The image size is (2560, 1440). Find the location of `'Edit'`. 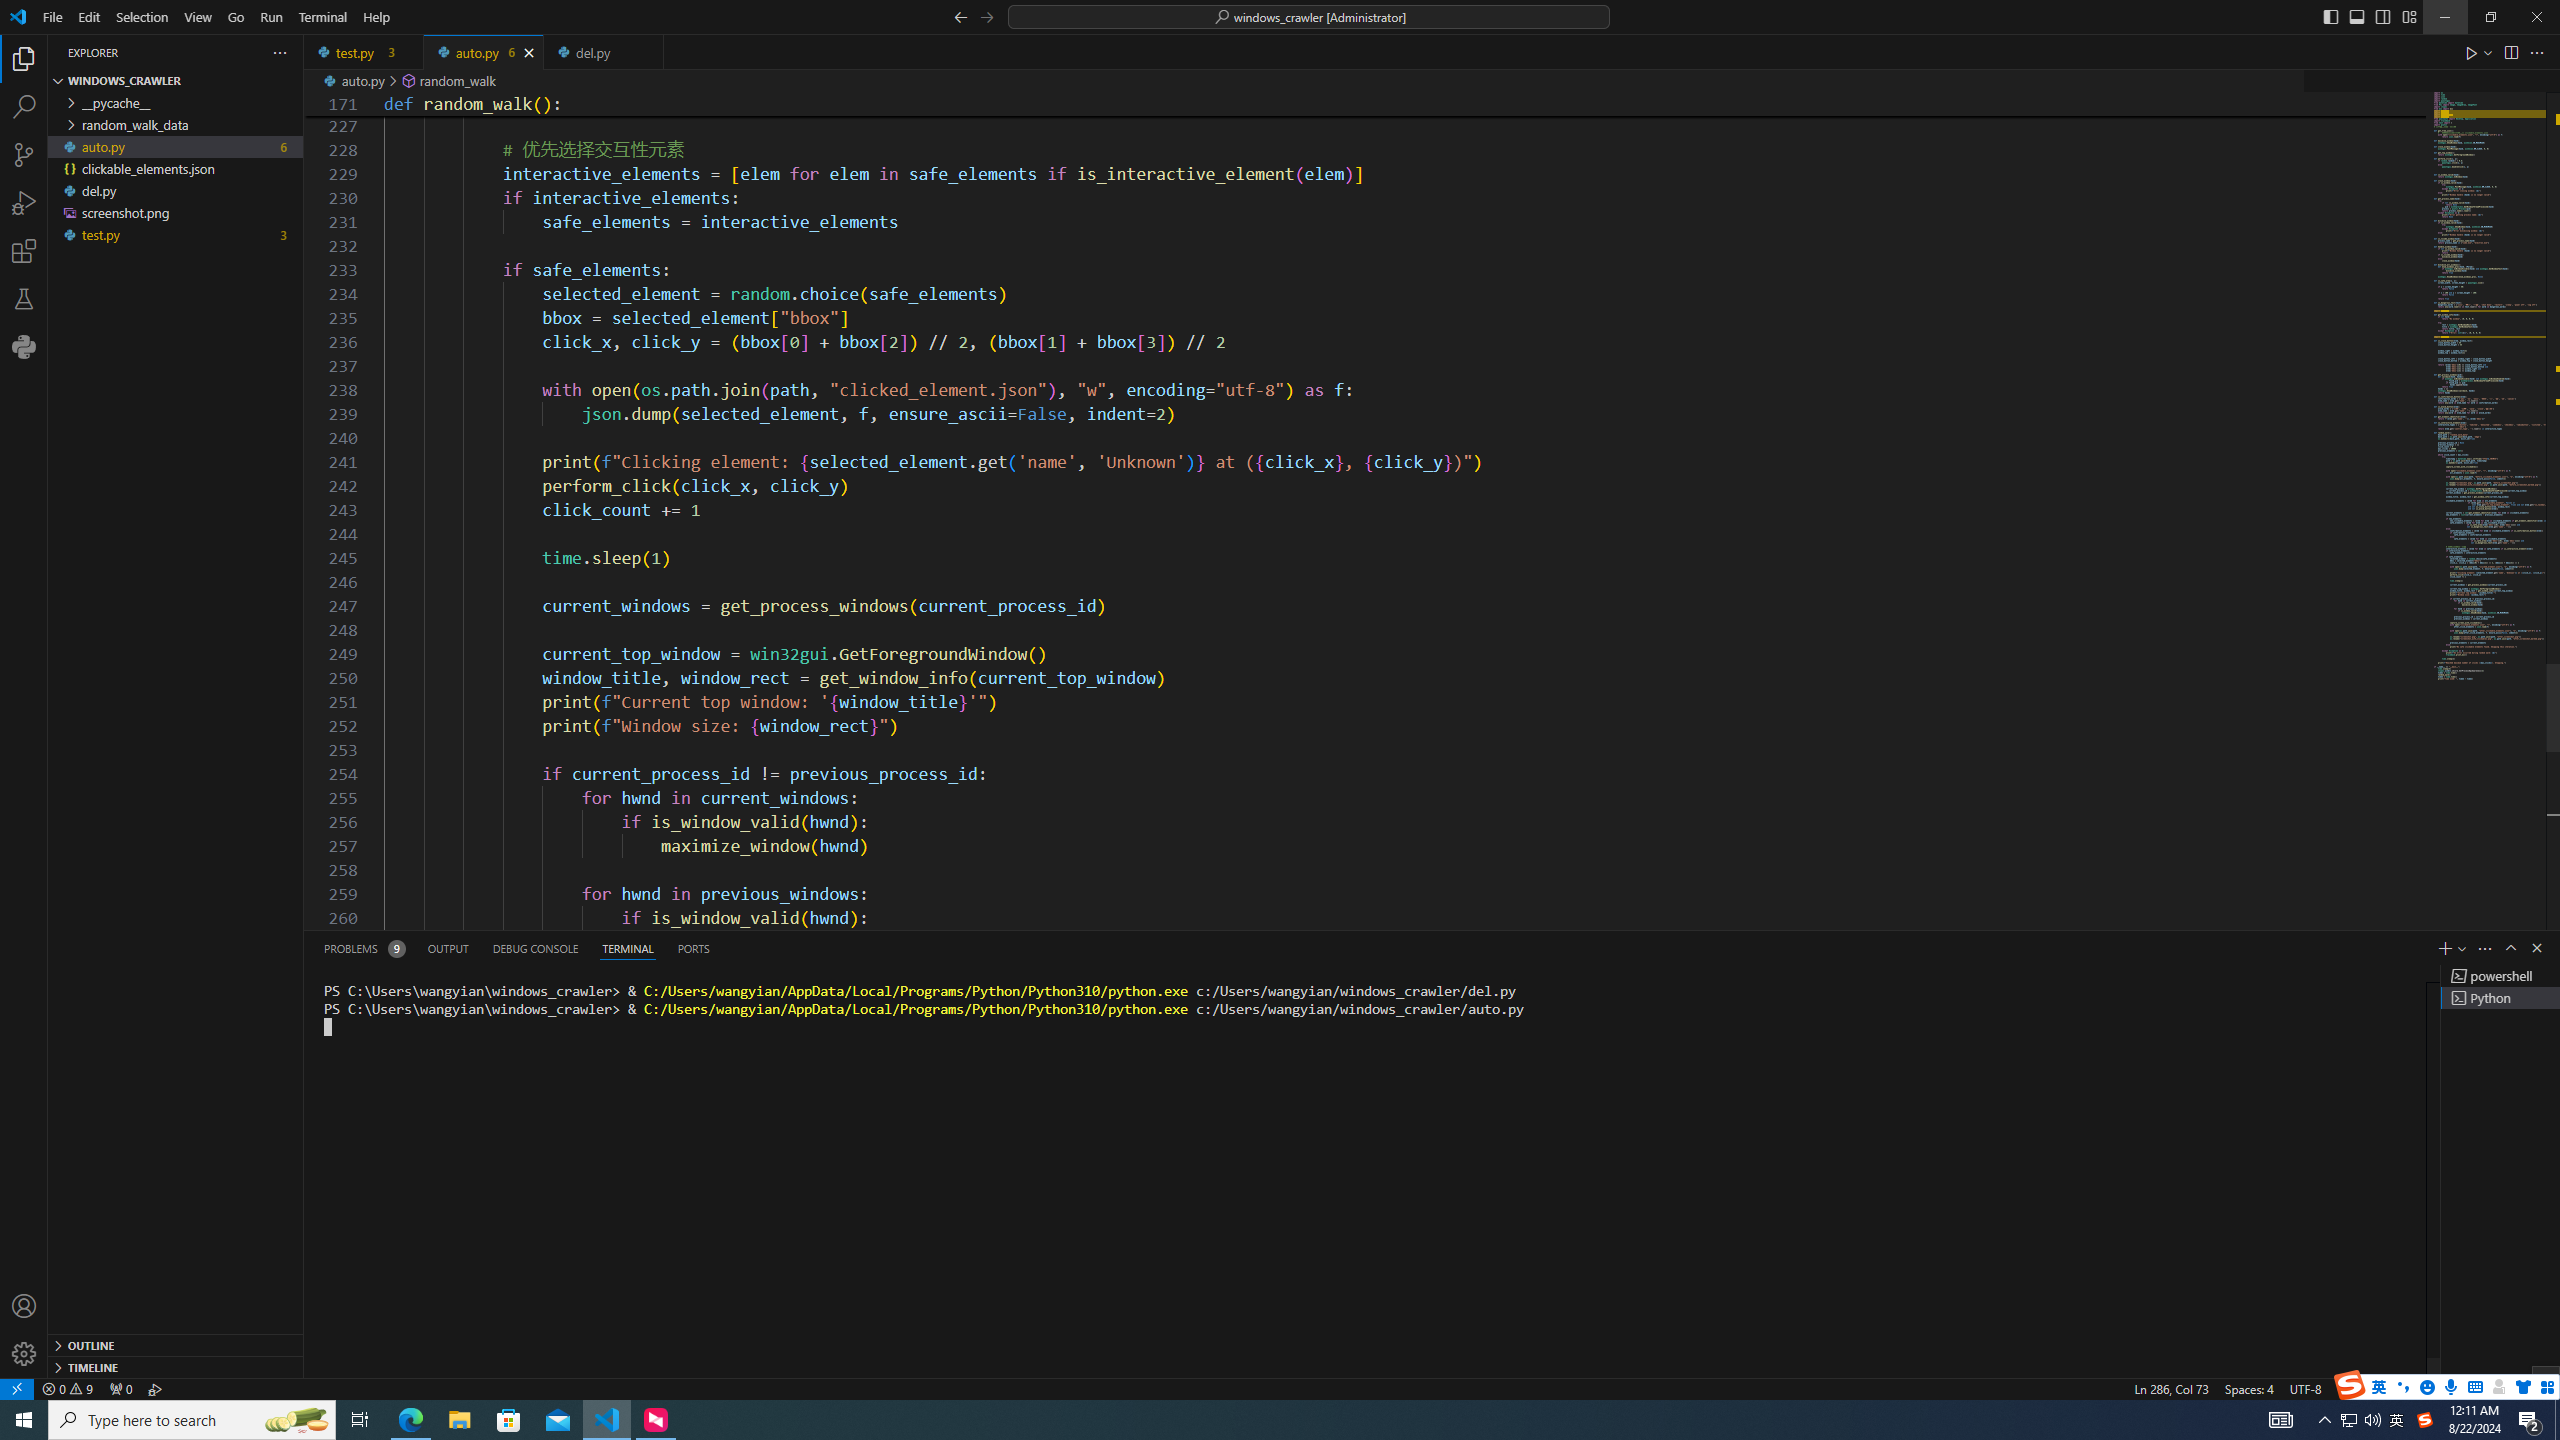

'Edit' is located at coordinates (89, 16).